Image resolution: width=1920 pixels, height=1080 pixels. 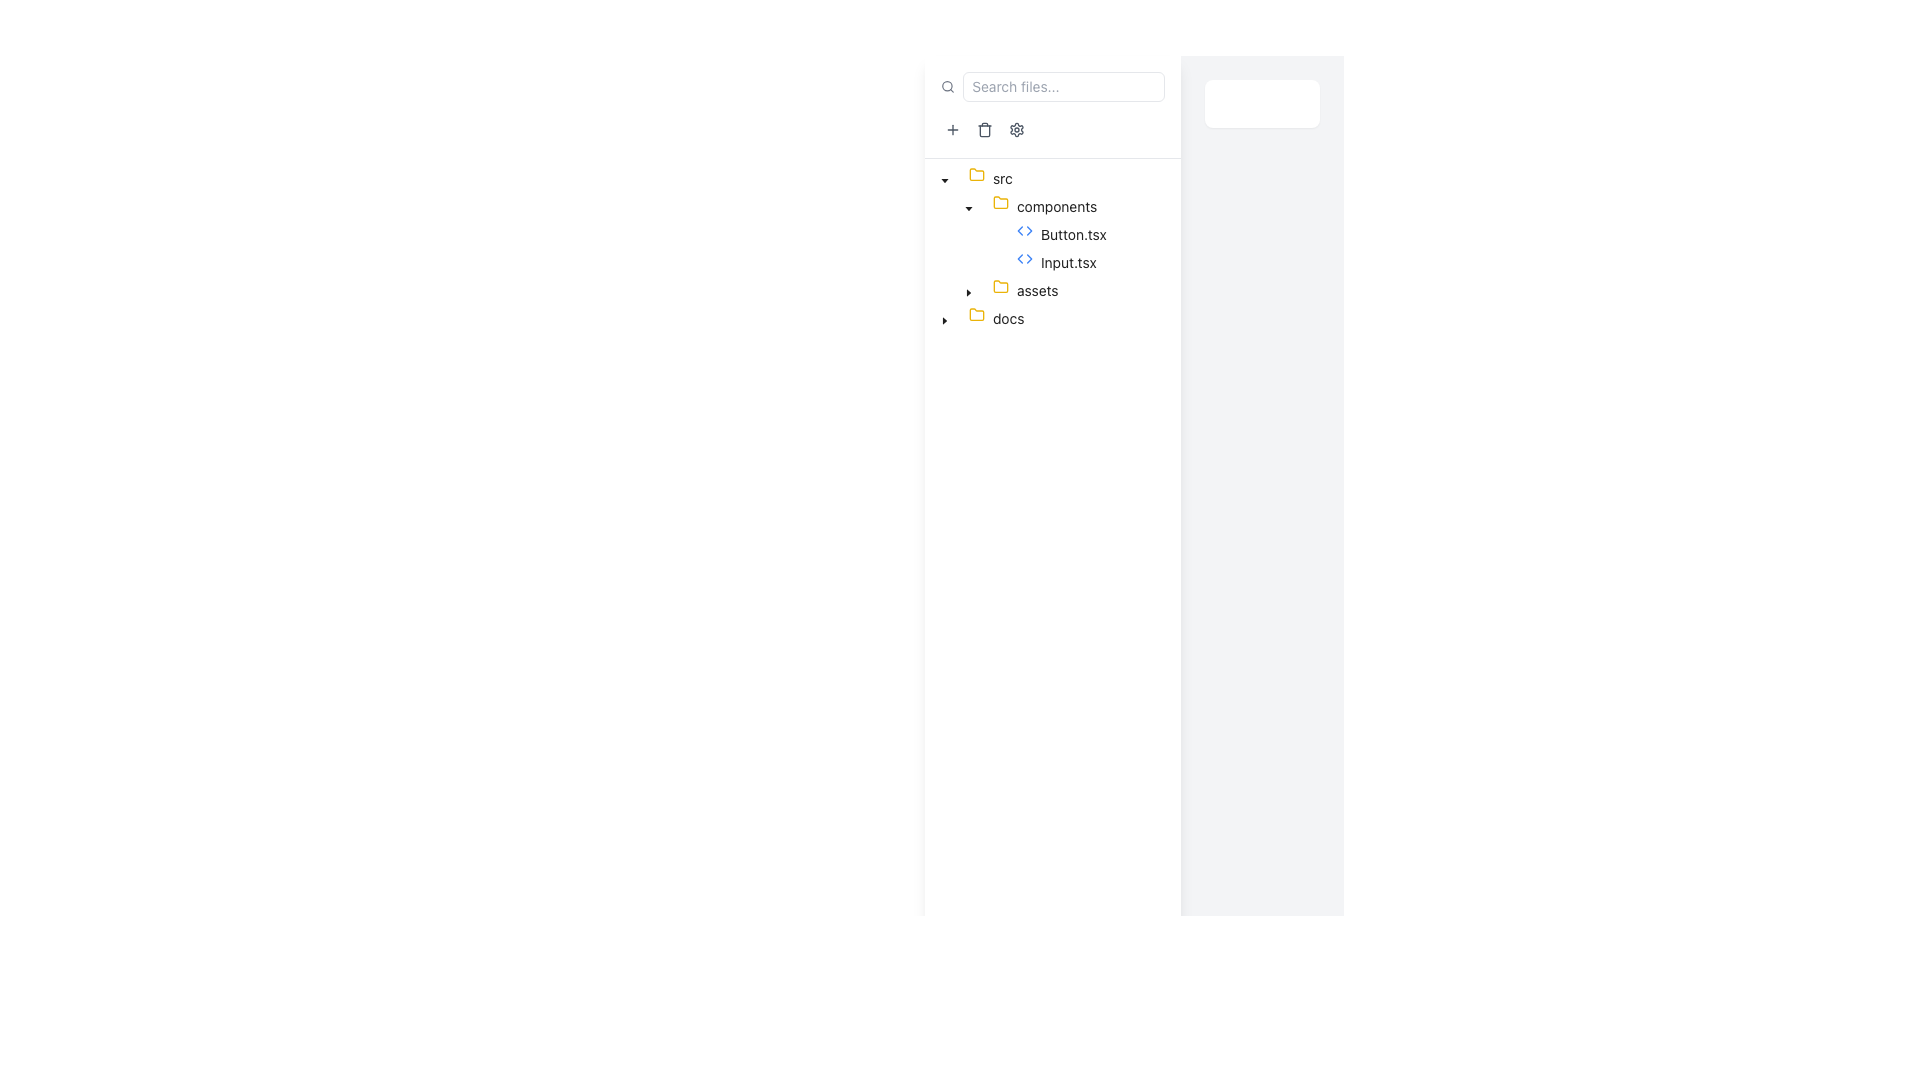 What do you see at coordinates (1028, 234) in the screenshot?
I see `the code file icon located to the left of the text label 'Button.tsx' in the file tree structure` at bounding box center [1028, 234].